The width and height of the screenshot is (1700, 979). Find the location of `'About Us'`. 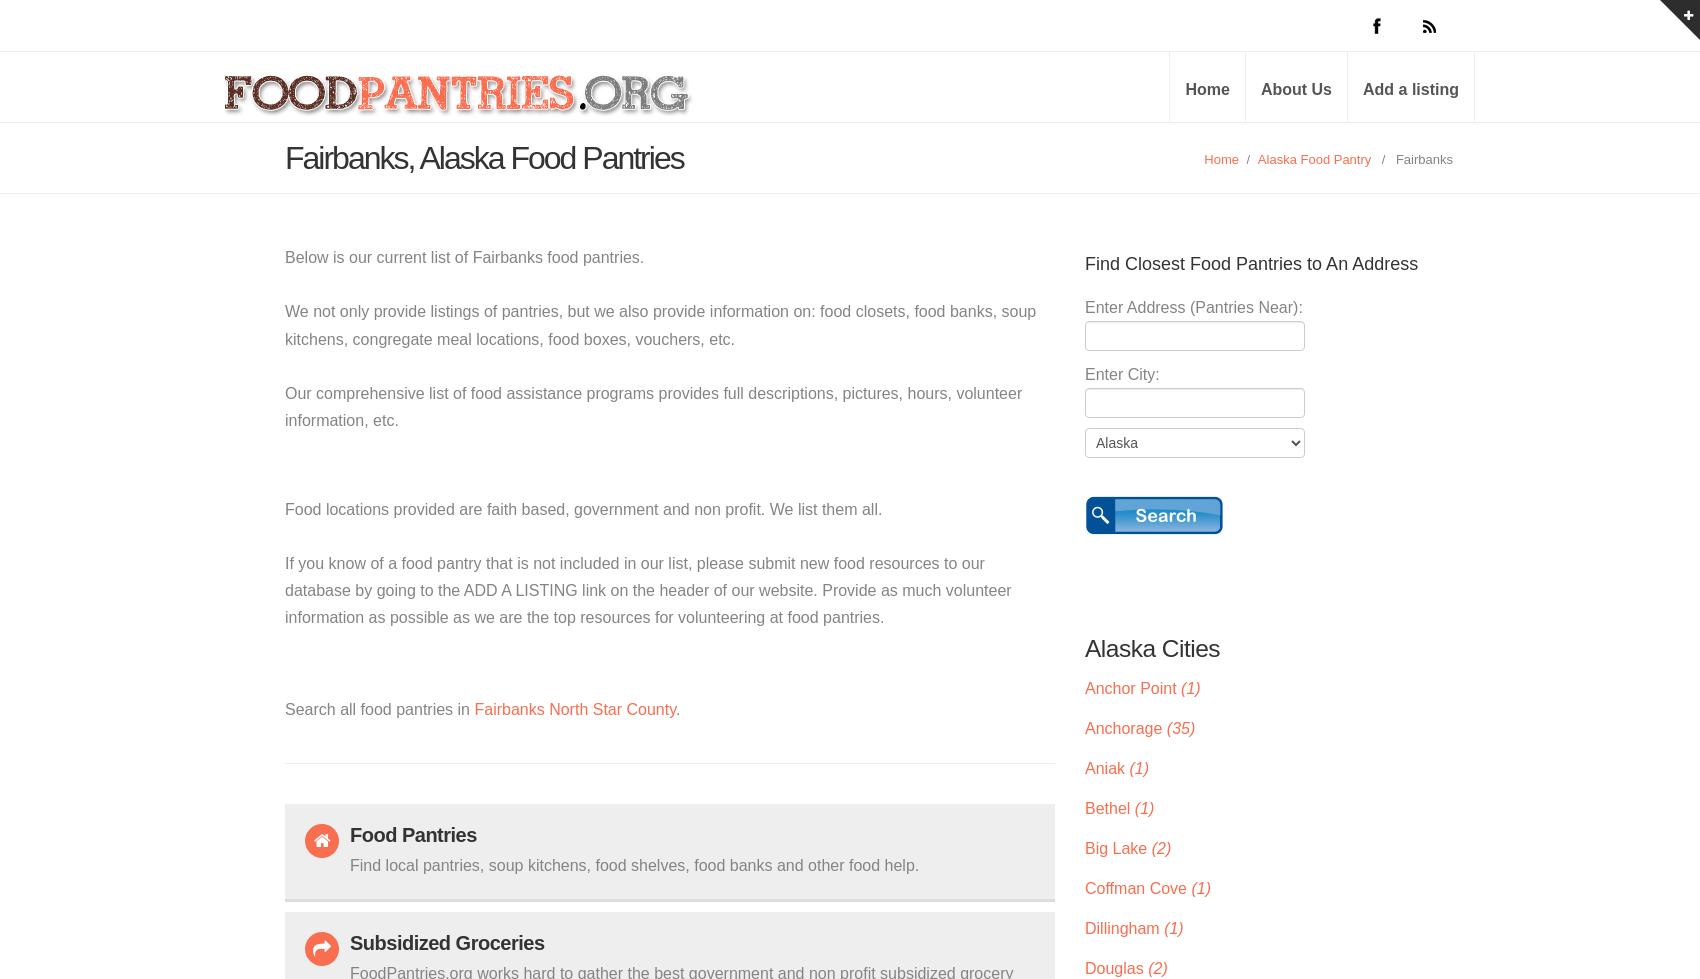

'About Us' is located at coordinates (1296, 89).